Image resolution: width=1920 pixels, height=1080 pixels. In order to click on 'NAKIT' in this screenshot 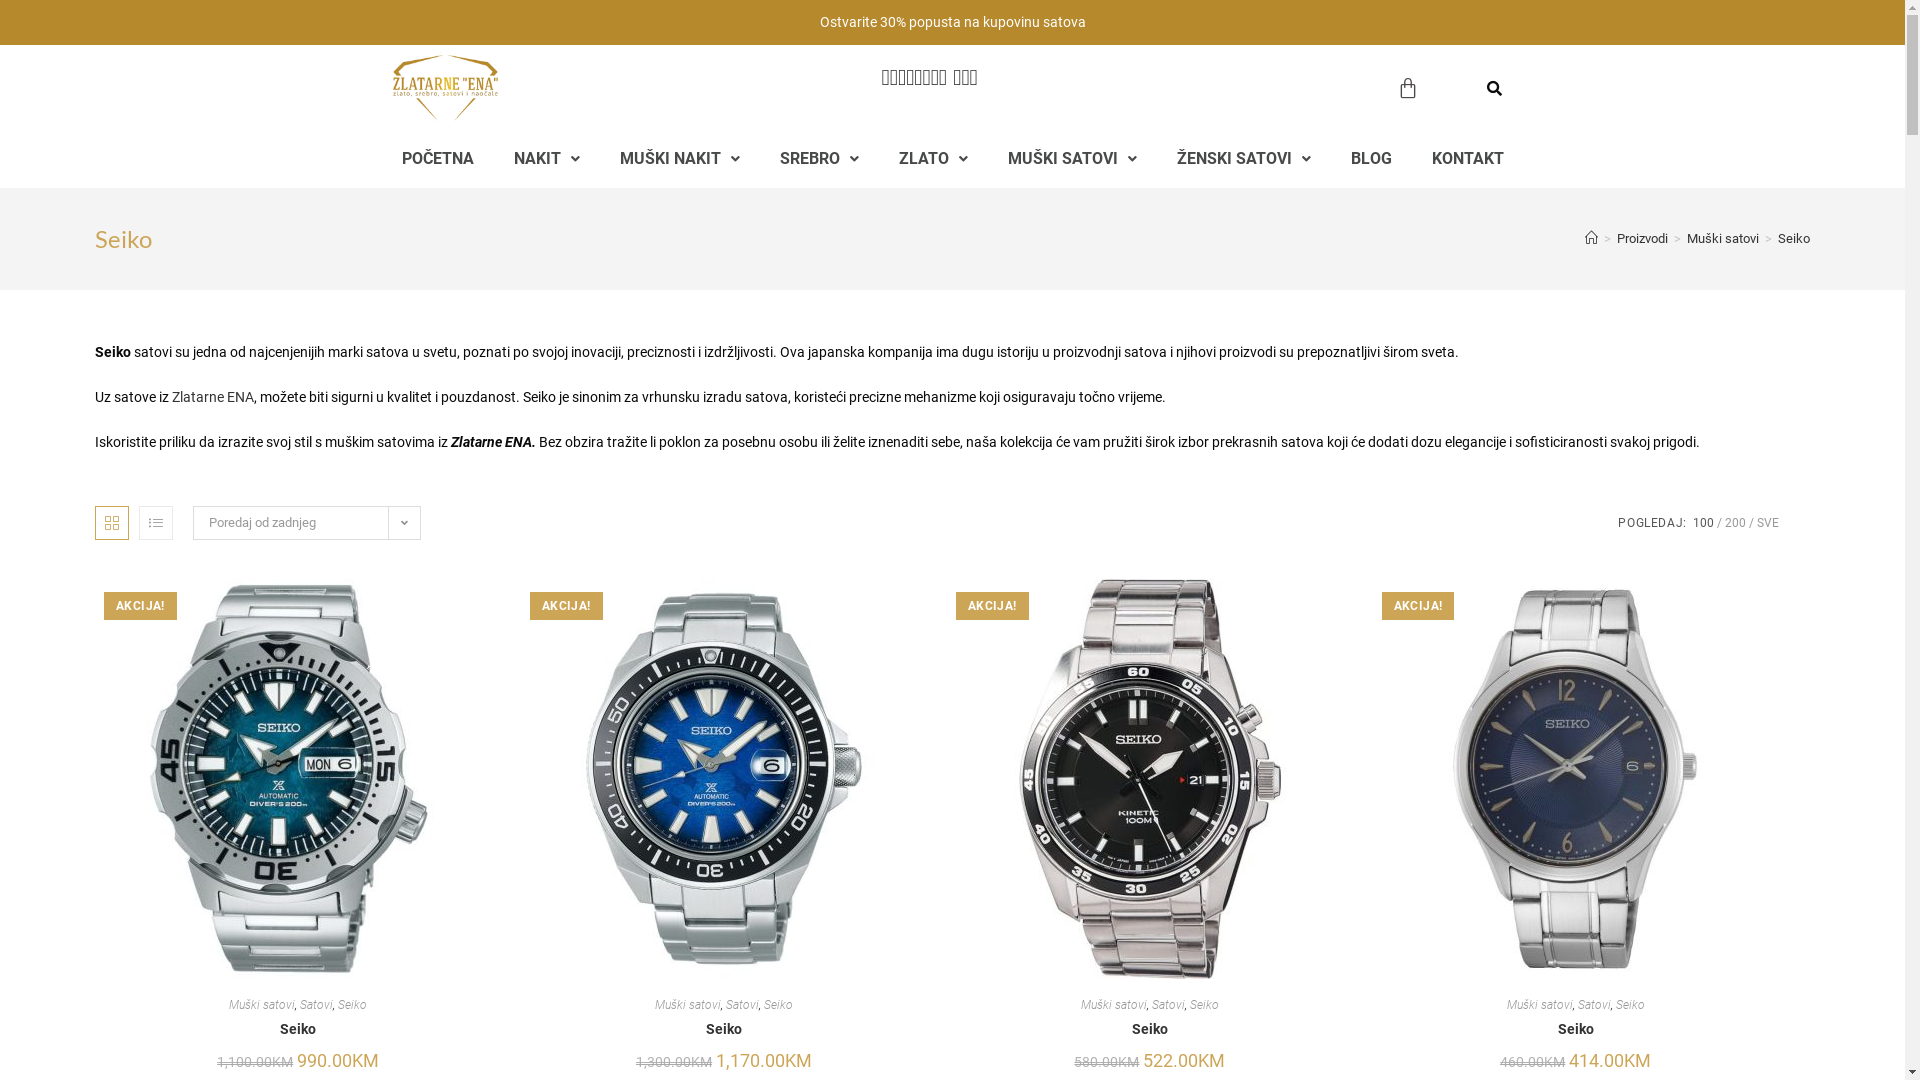, I will do `click(547, 157)`.